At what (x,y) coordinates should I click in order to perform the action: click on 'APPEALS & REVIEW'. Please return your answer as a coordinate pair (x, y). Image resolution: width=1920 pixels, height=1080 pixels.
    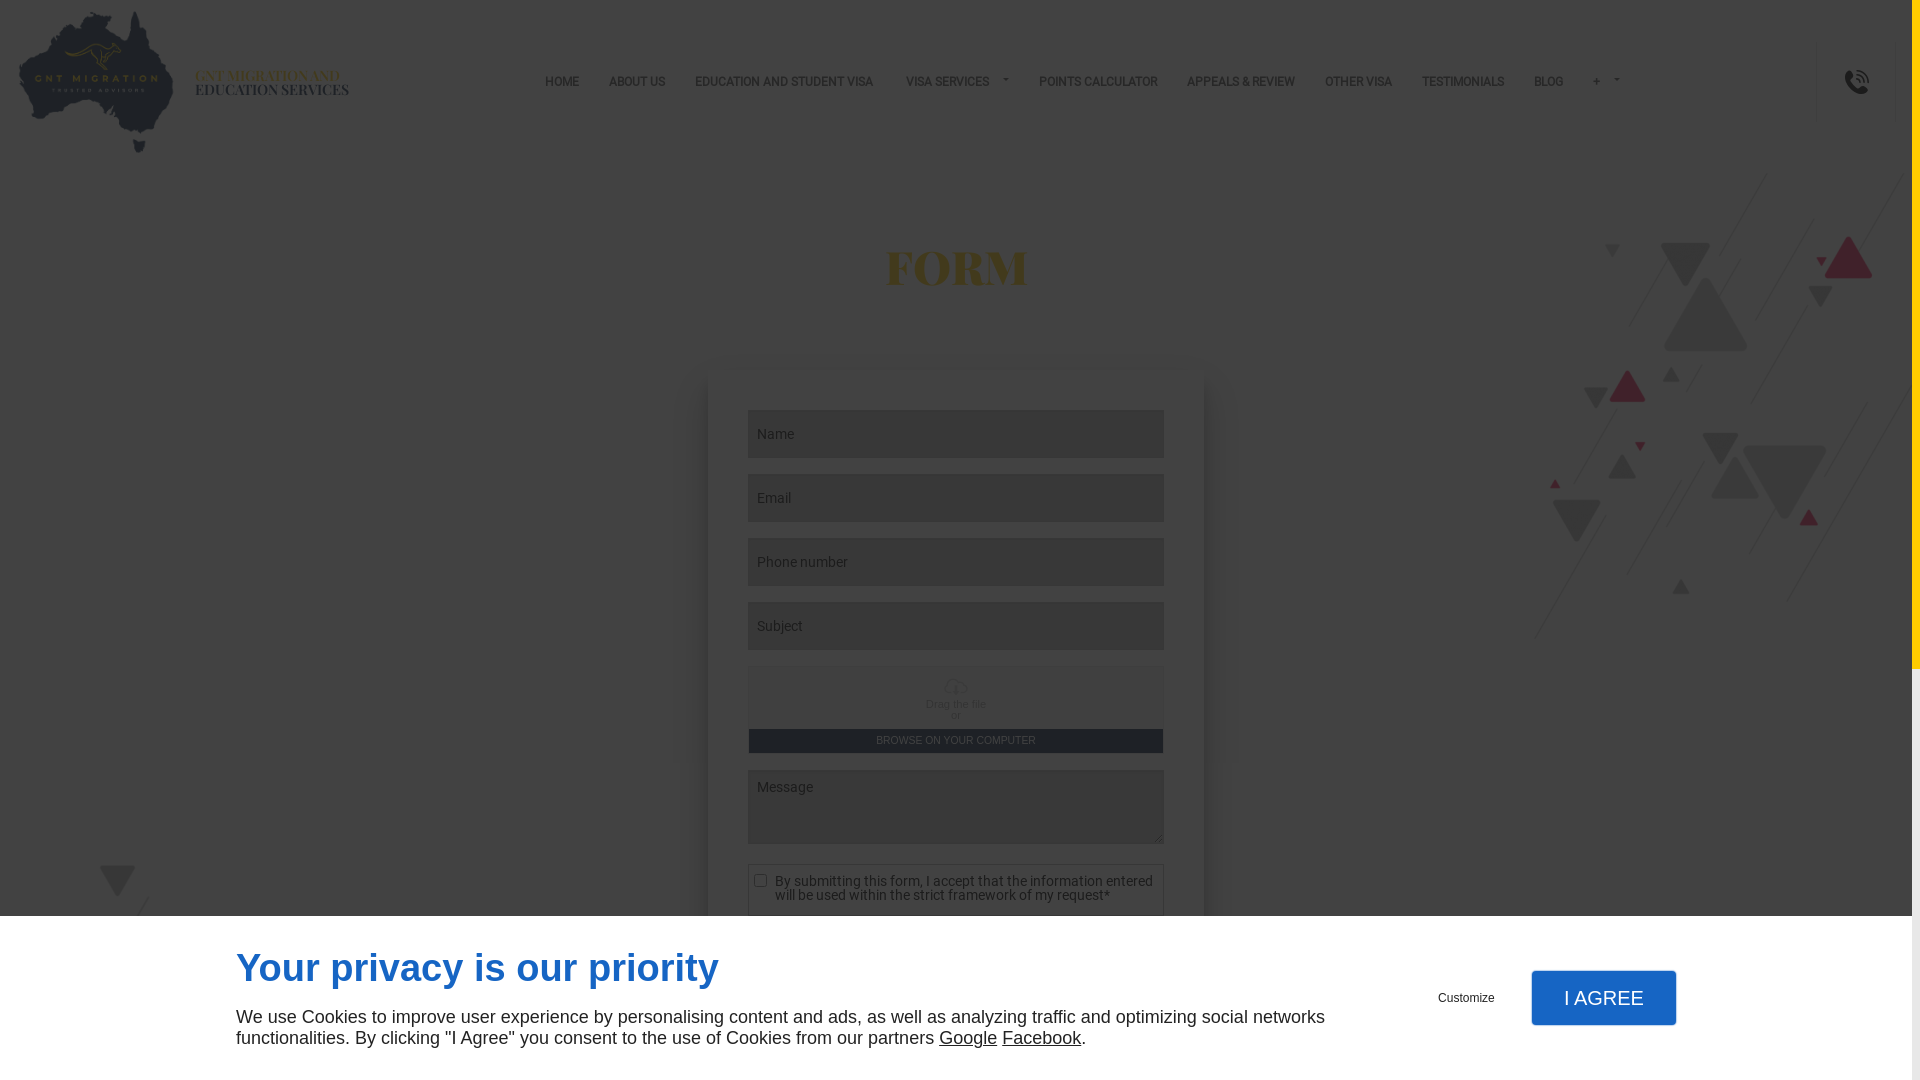
    Looking at the image, I should click on (1240, 80).